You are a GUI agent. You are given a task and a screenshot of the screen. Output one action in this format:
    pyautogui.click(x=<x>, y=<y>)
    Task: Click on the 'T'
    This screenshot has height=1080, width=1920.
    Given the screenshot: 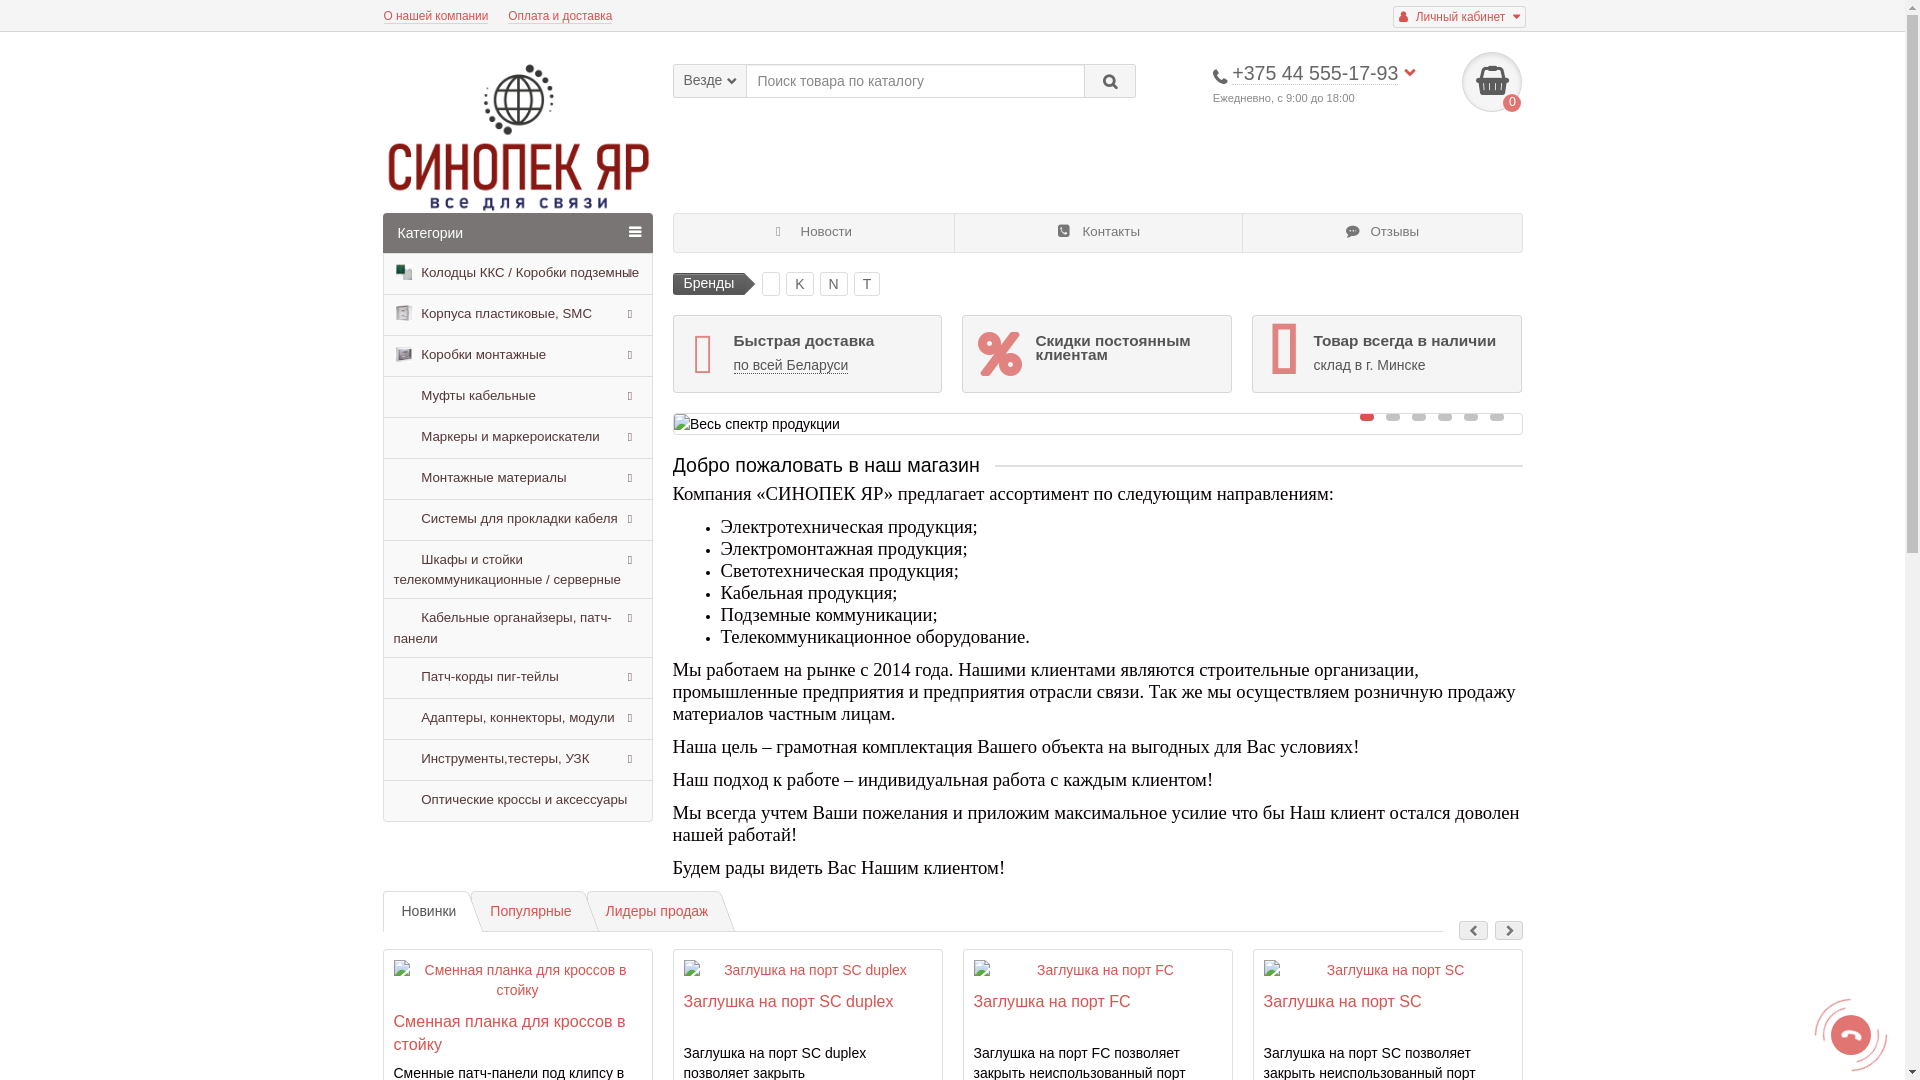 What is the action you would take?
    pyautogui.click(x=854, y=284)
    